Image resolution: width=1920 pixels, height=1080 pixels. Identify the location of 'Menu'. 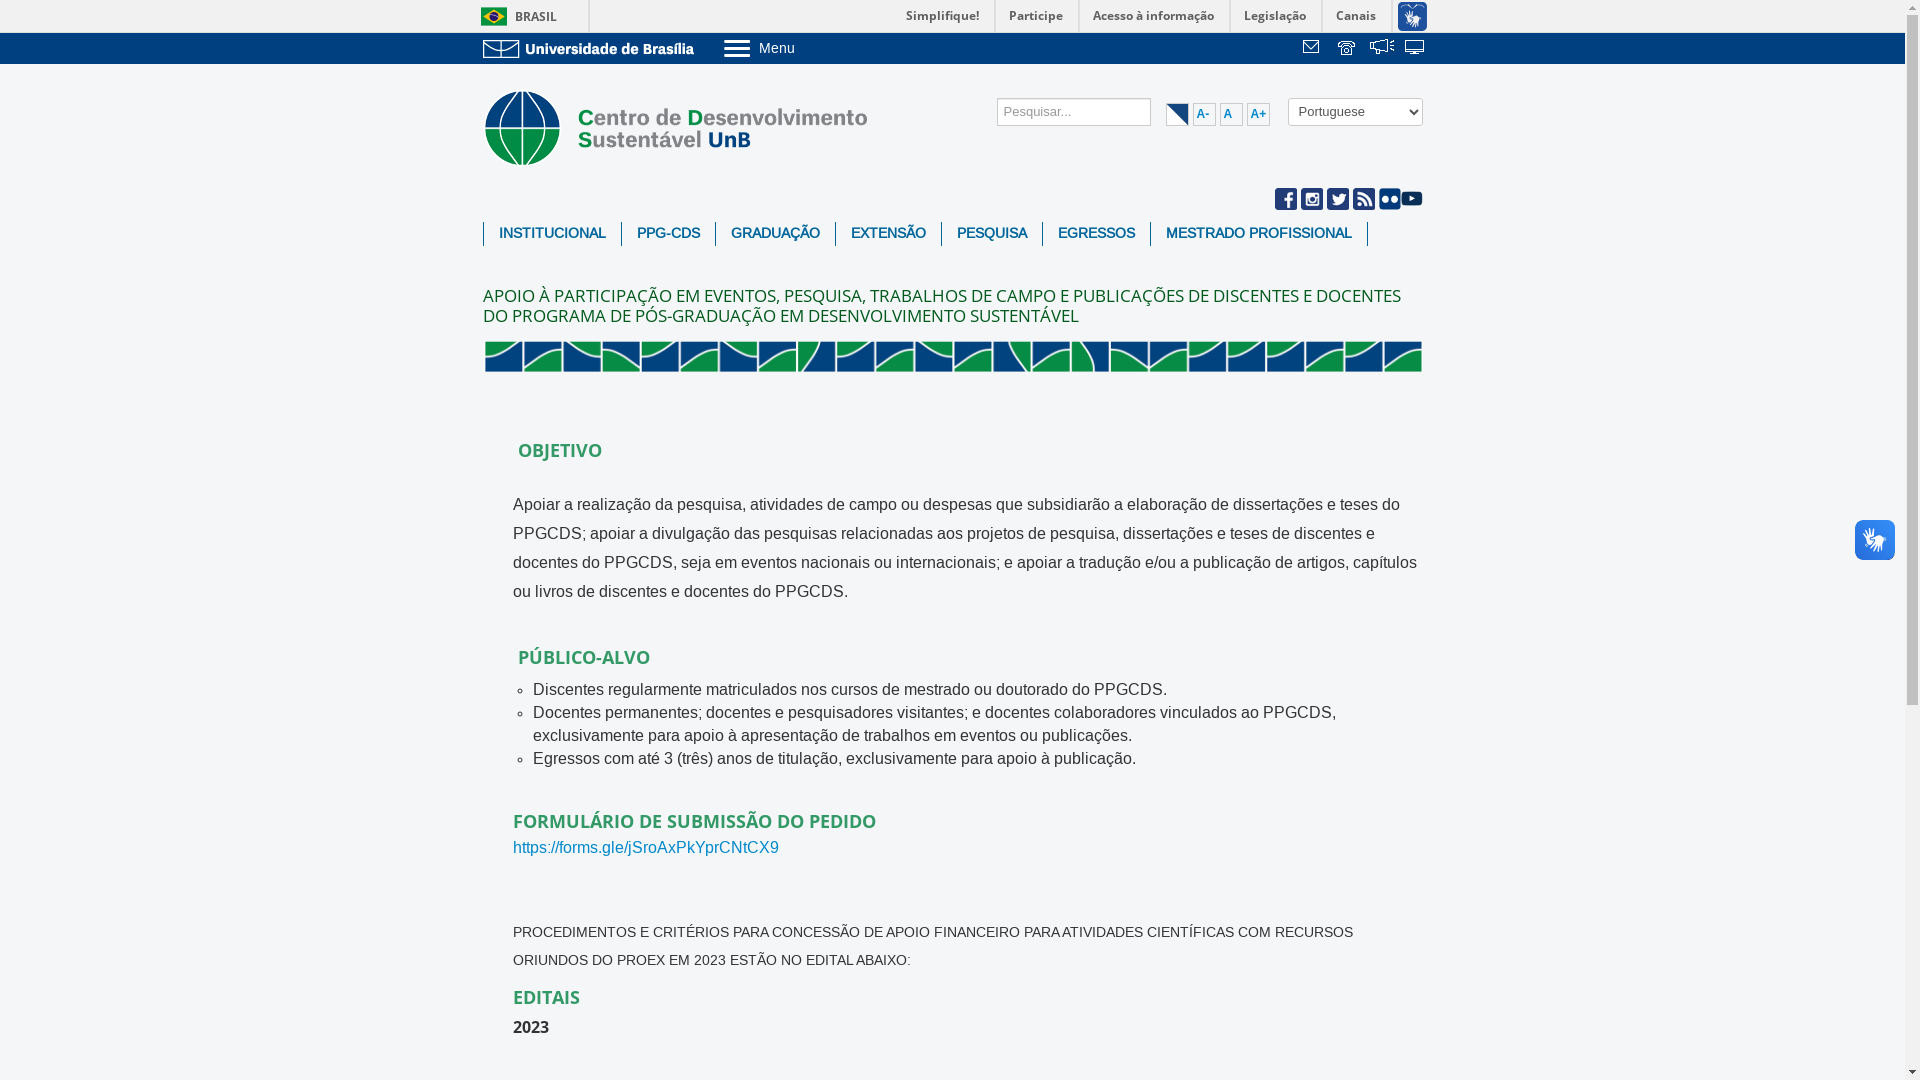
(809, 46).